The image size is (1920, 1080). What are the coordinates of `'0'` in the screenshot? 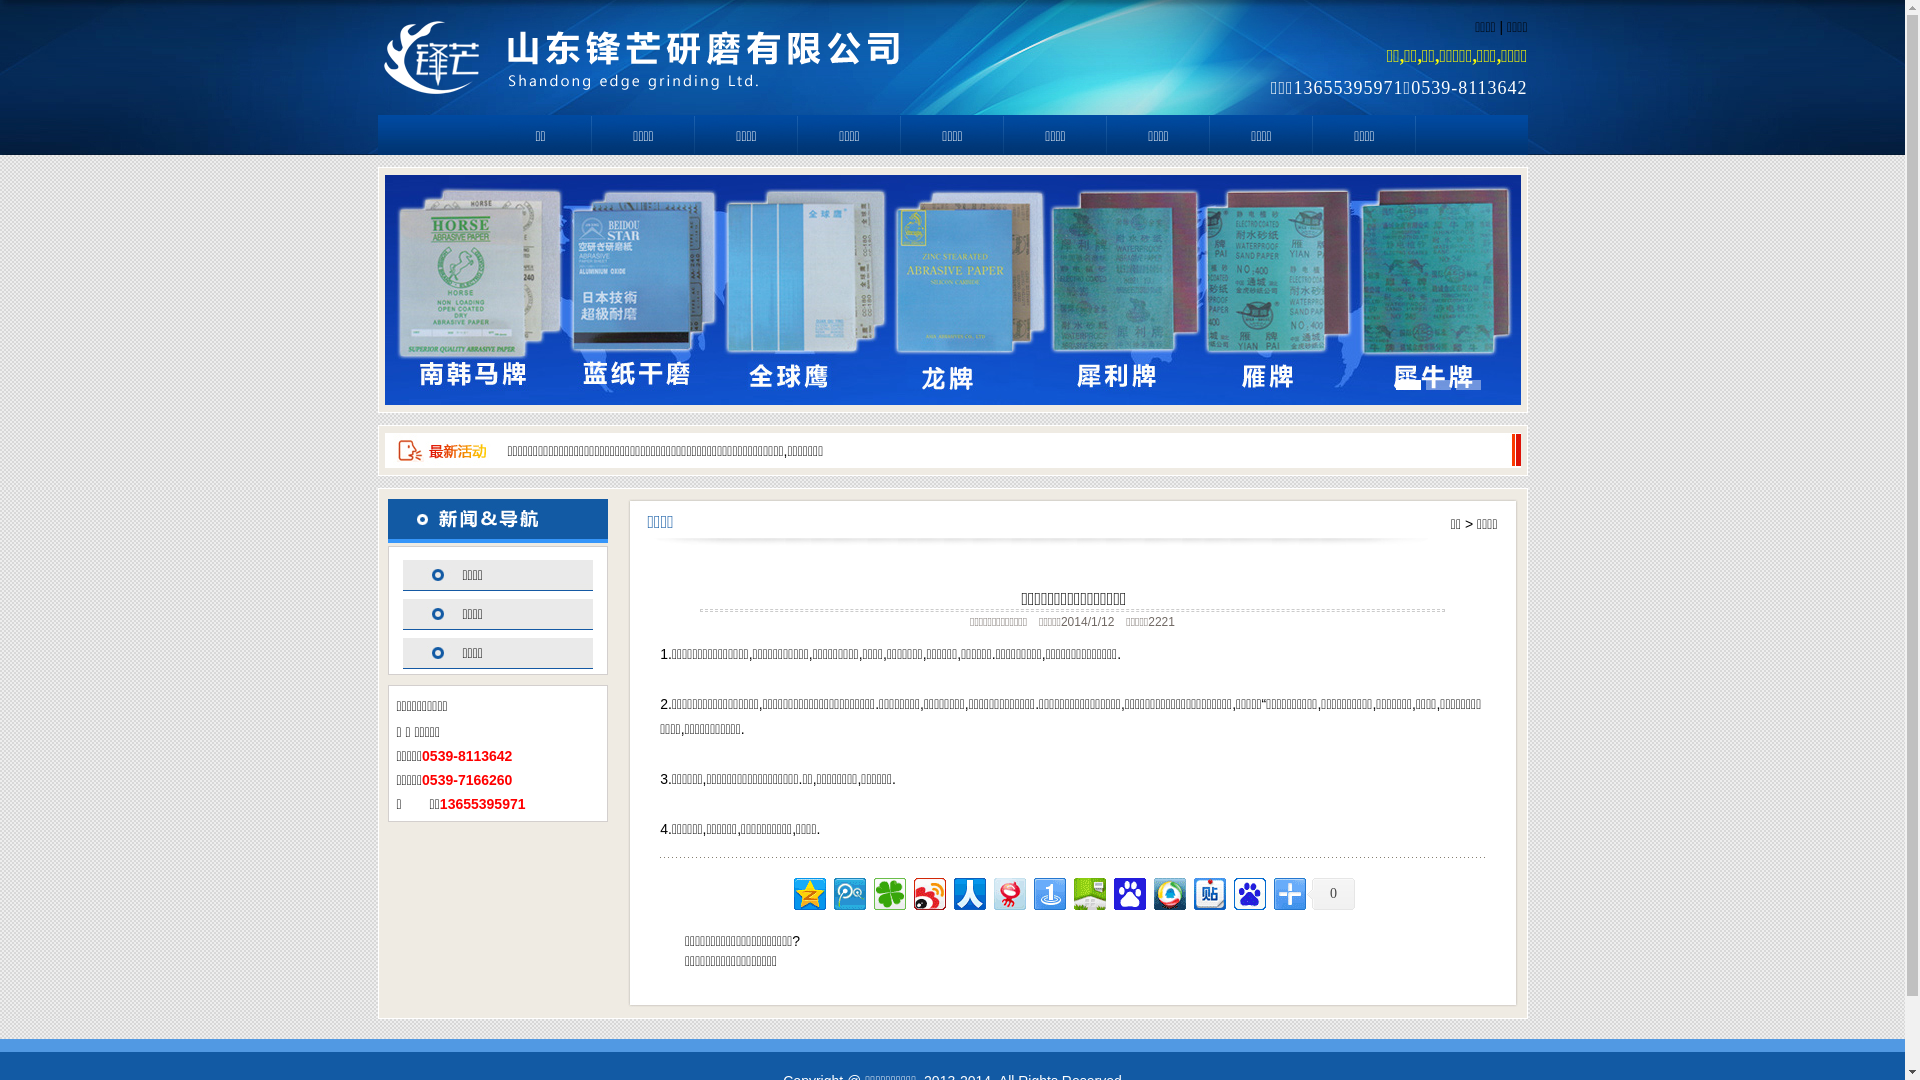 It's located at (1306, 893).